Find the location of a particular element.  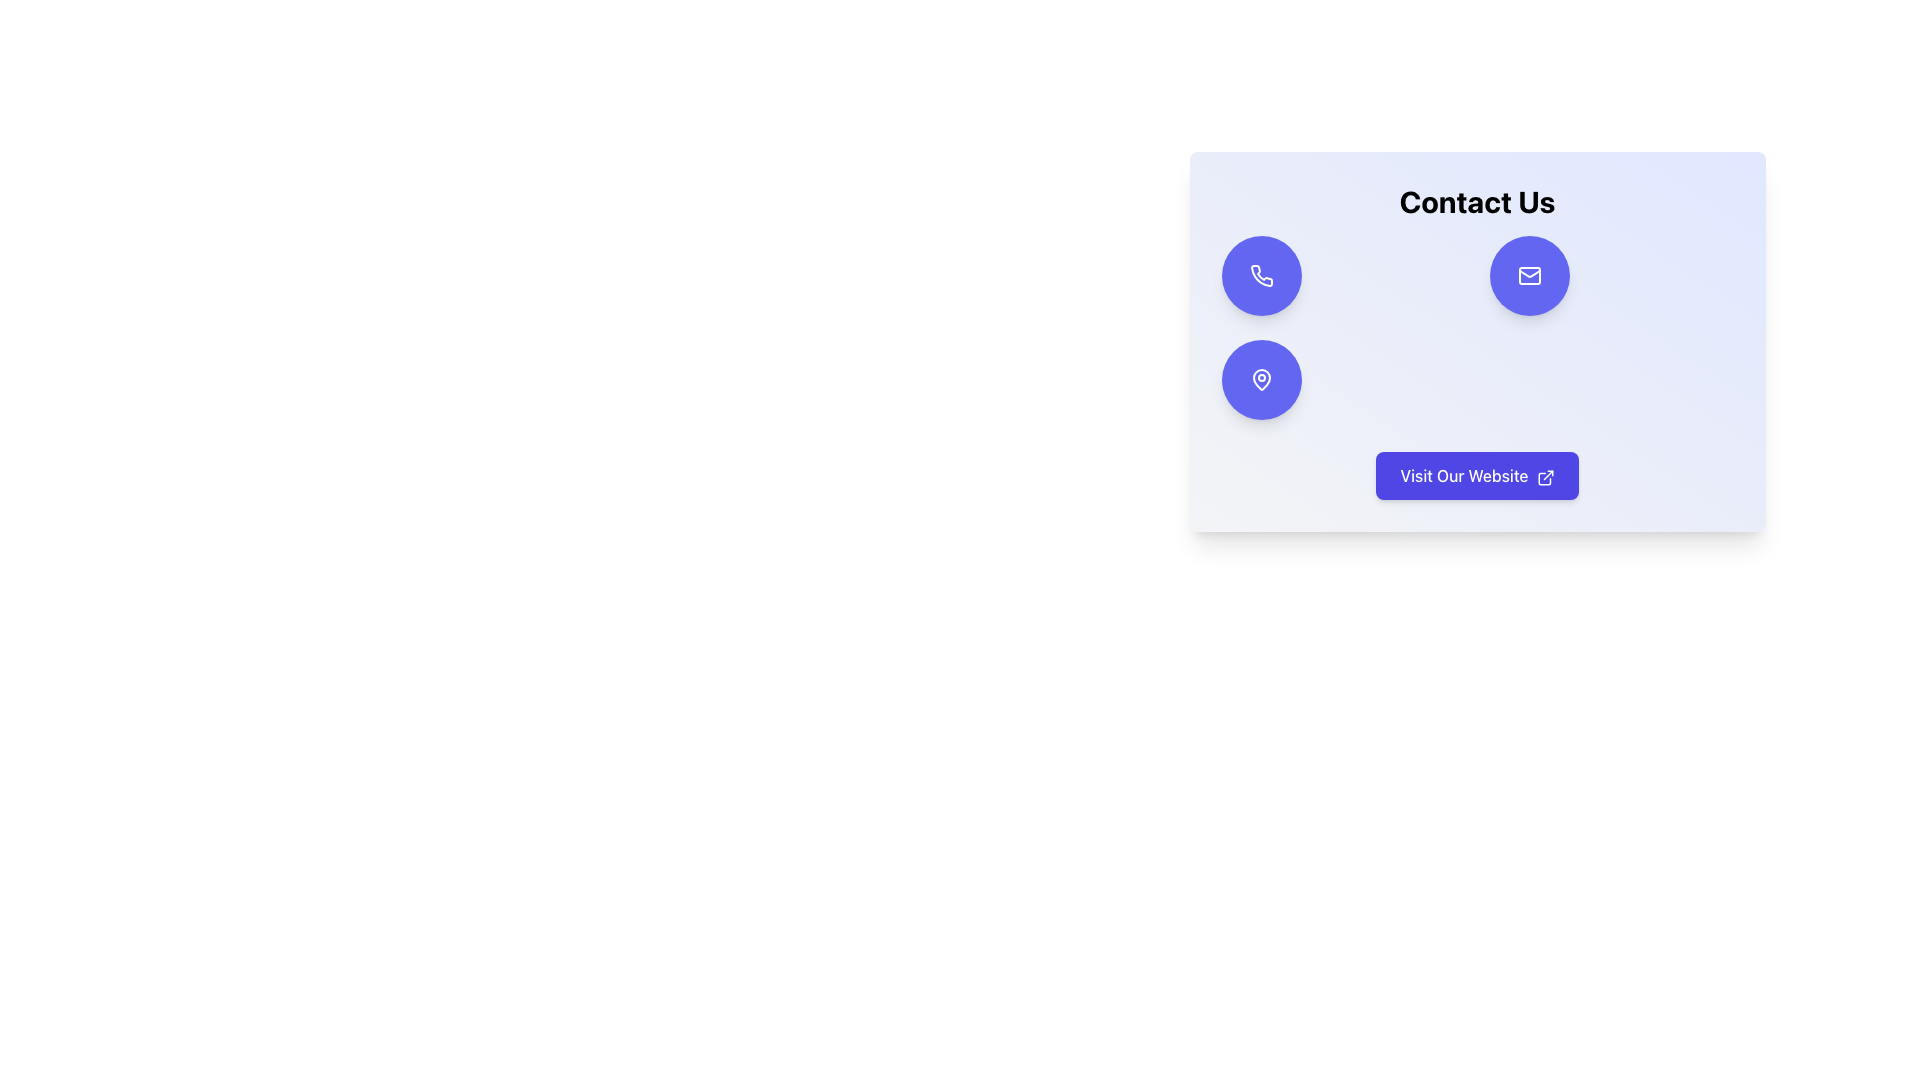

the main body of the map pin icon located in the 'Contact Us' section, which is visually centered below the phone and envelope icons is located at coordinates (1260, 380).